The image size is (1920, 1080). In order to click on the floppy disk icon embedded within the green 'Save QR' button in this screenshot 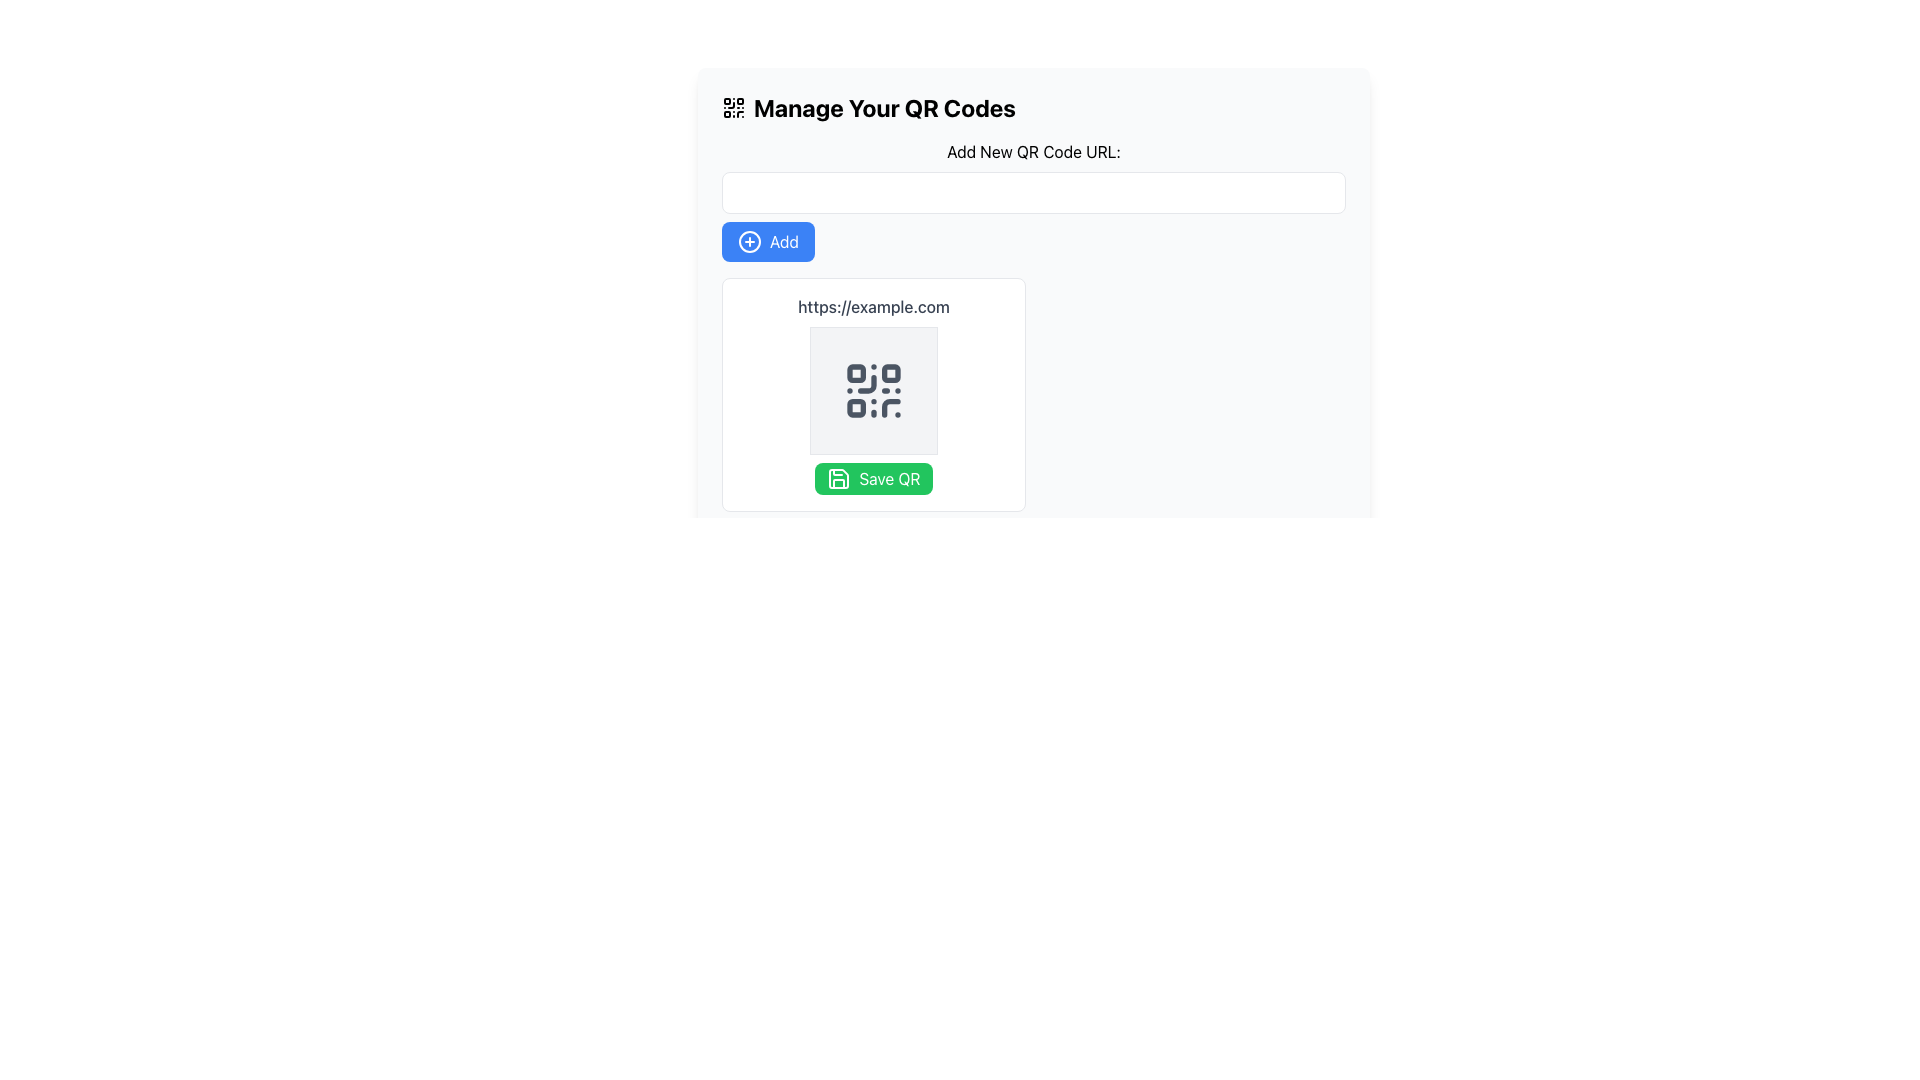, I will do `click(839, 478)`.